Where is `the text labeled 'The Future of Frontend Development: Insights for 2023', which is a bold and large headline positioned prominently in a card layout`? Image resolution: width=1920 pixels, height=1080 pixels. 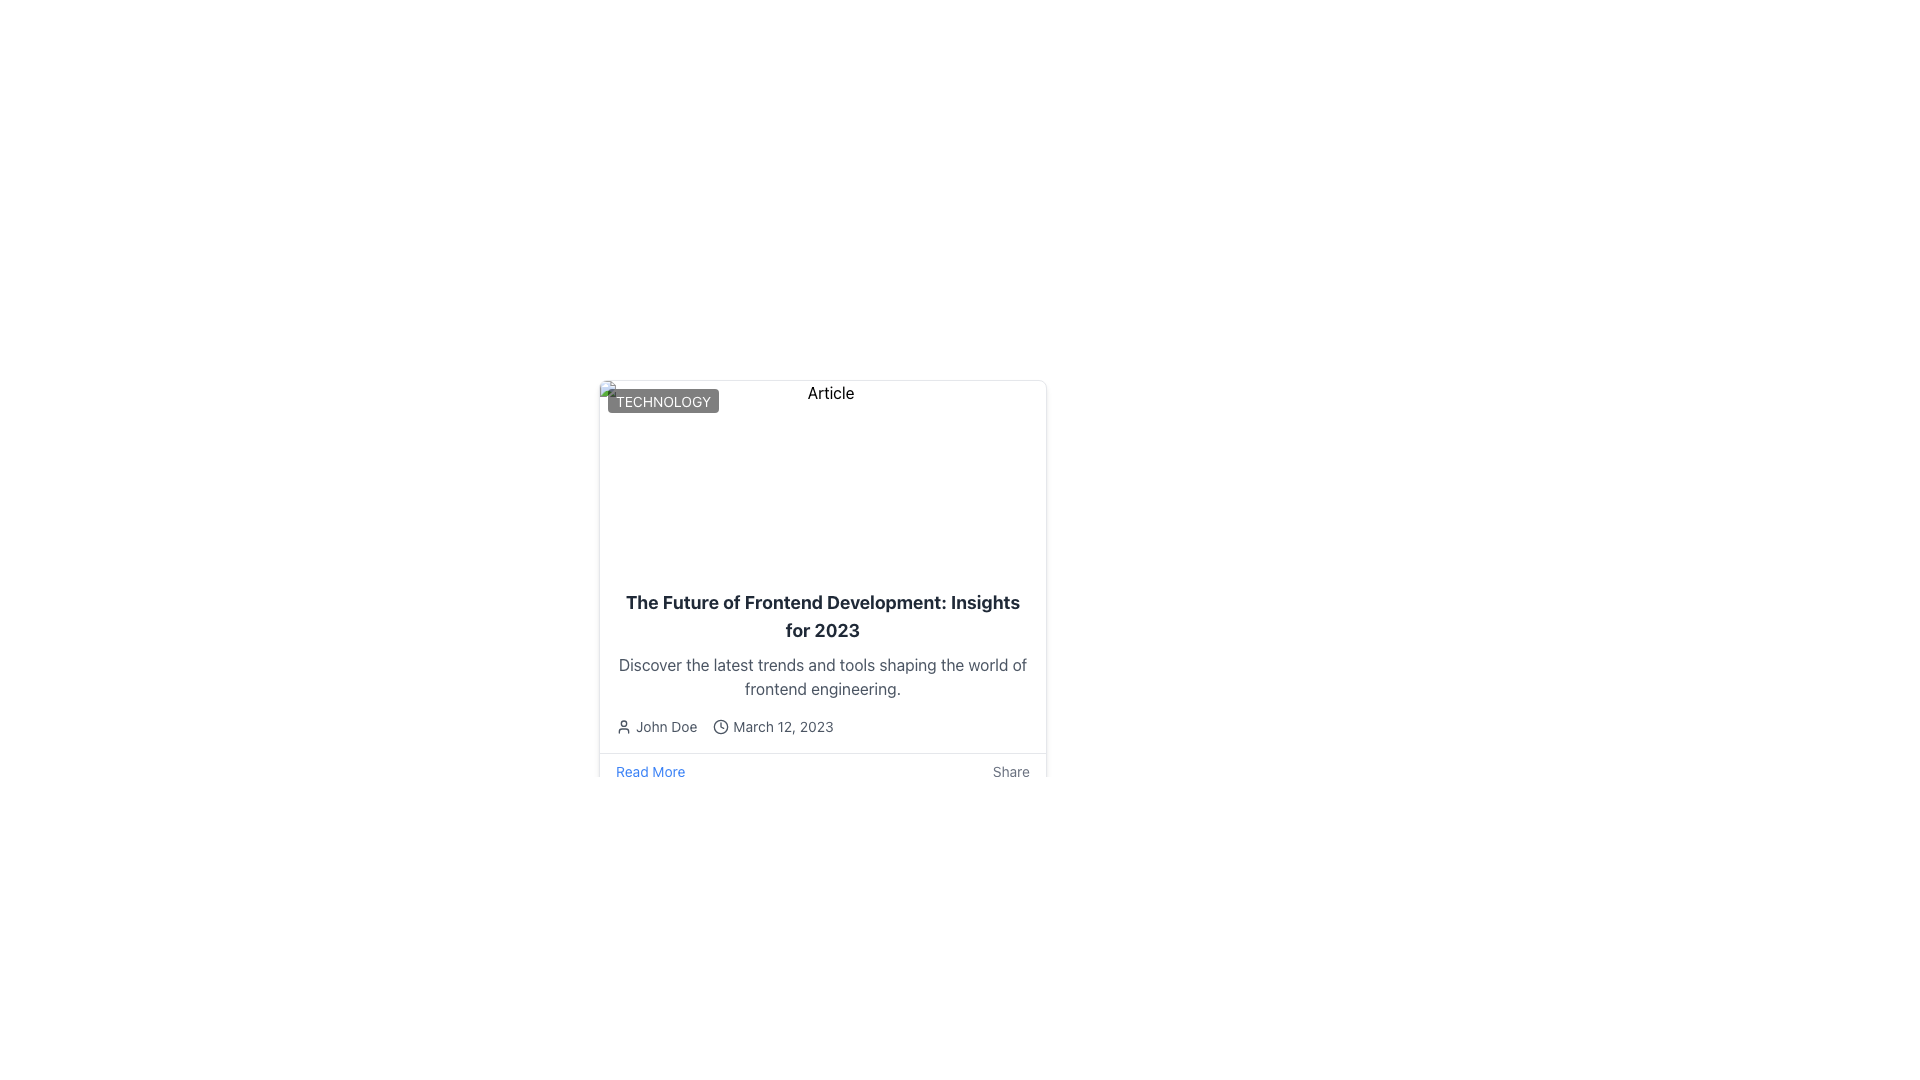 the text labeled 'The Future of Frontend Development: Insights for 2023', which is a bold and large headline positioned prominently in a card layout is located at coordinates (822, 616).